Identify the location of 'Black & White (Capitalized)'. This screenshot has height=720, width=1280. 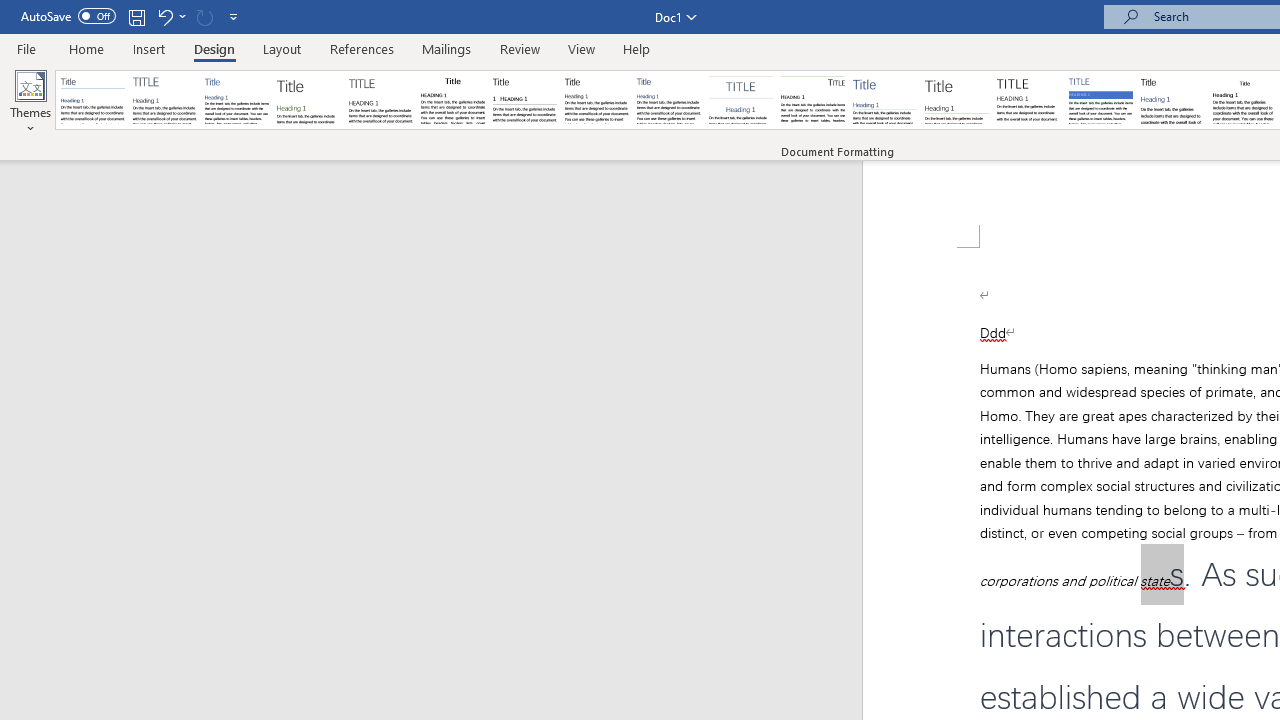
(381, 100).